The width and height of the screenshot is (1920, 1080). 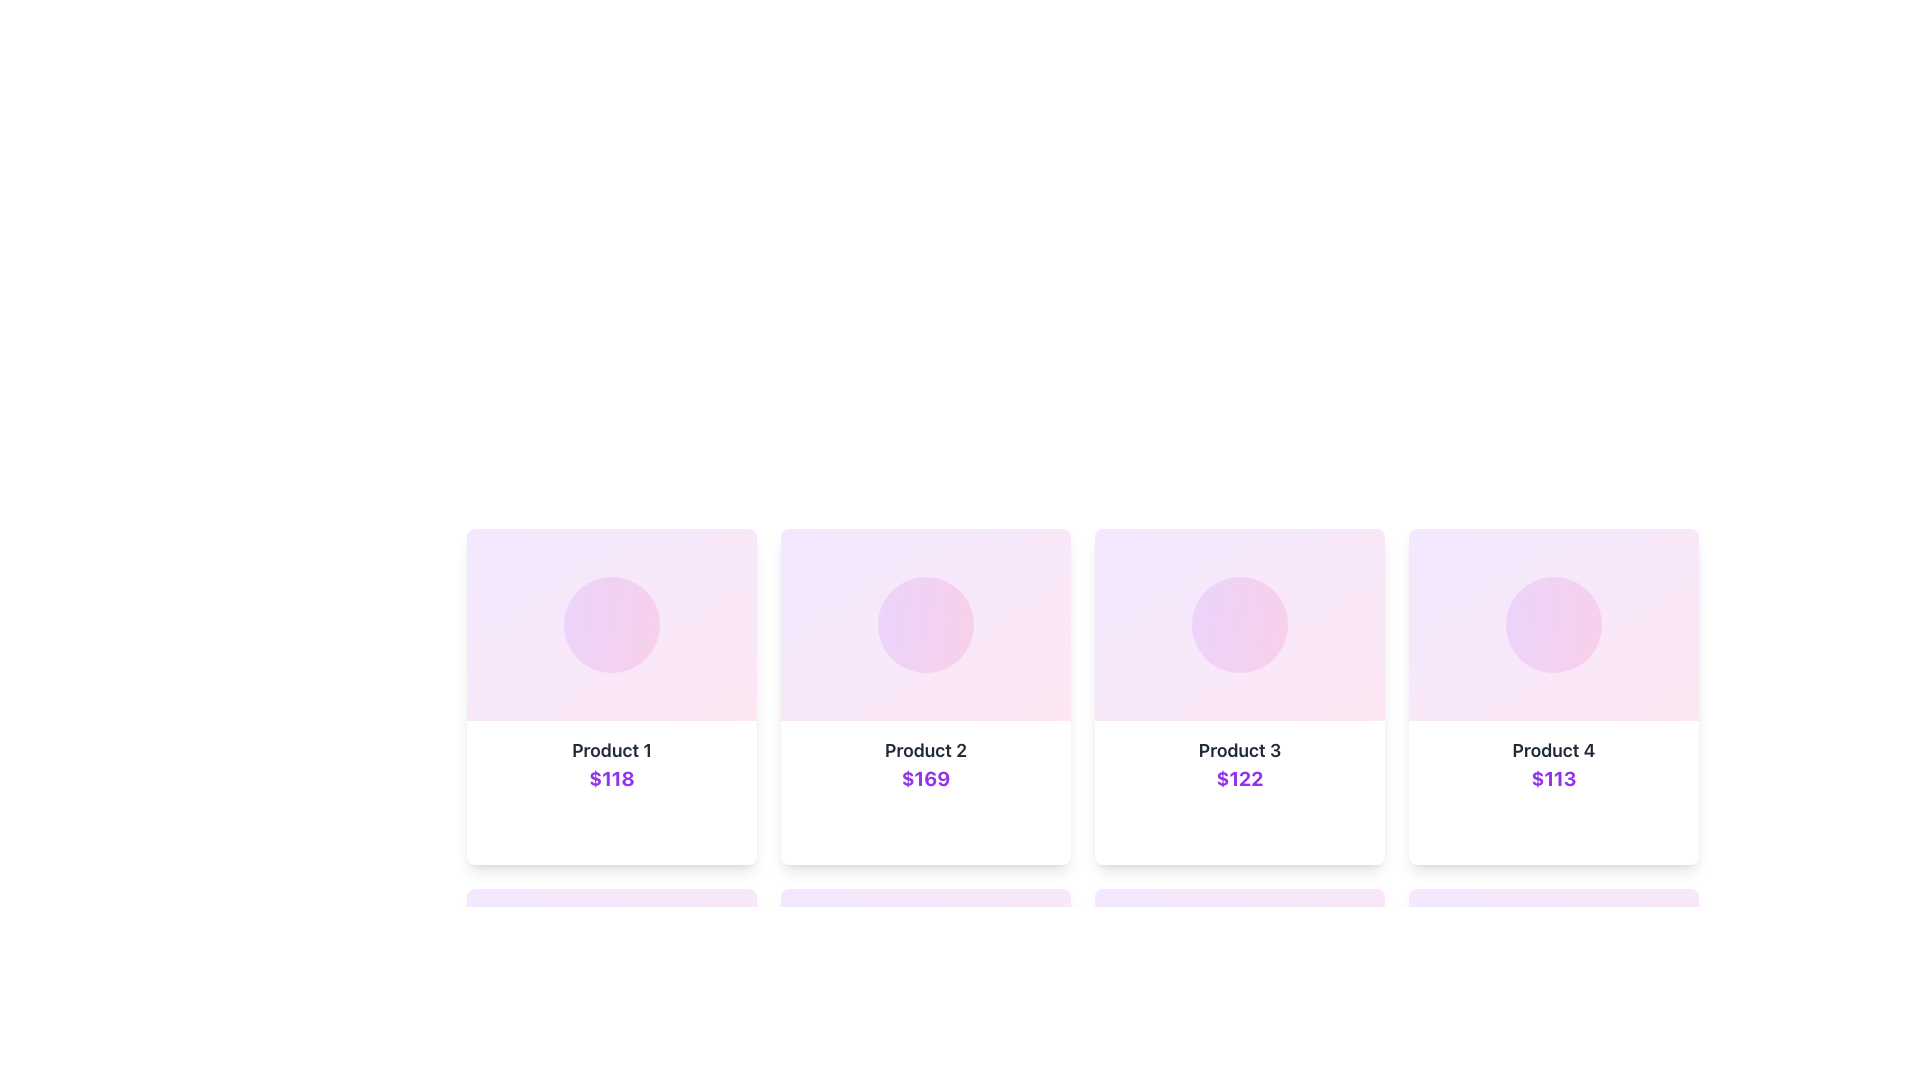 What do you see at coordinates (1531, 829) in the screenshot?
I see `the 'Add to Cart' button for 'Product 4', which is located at the bottom center of the product card priced at '$113'` at bounding box center [1531, 829].